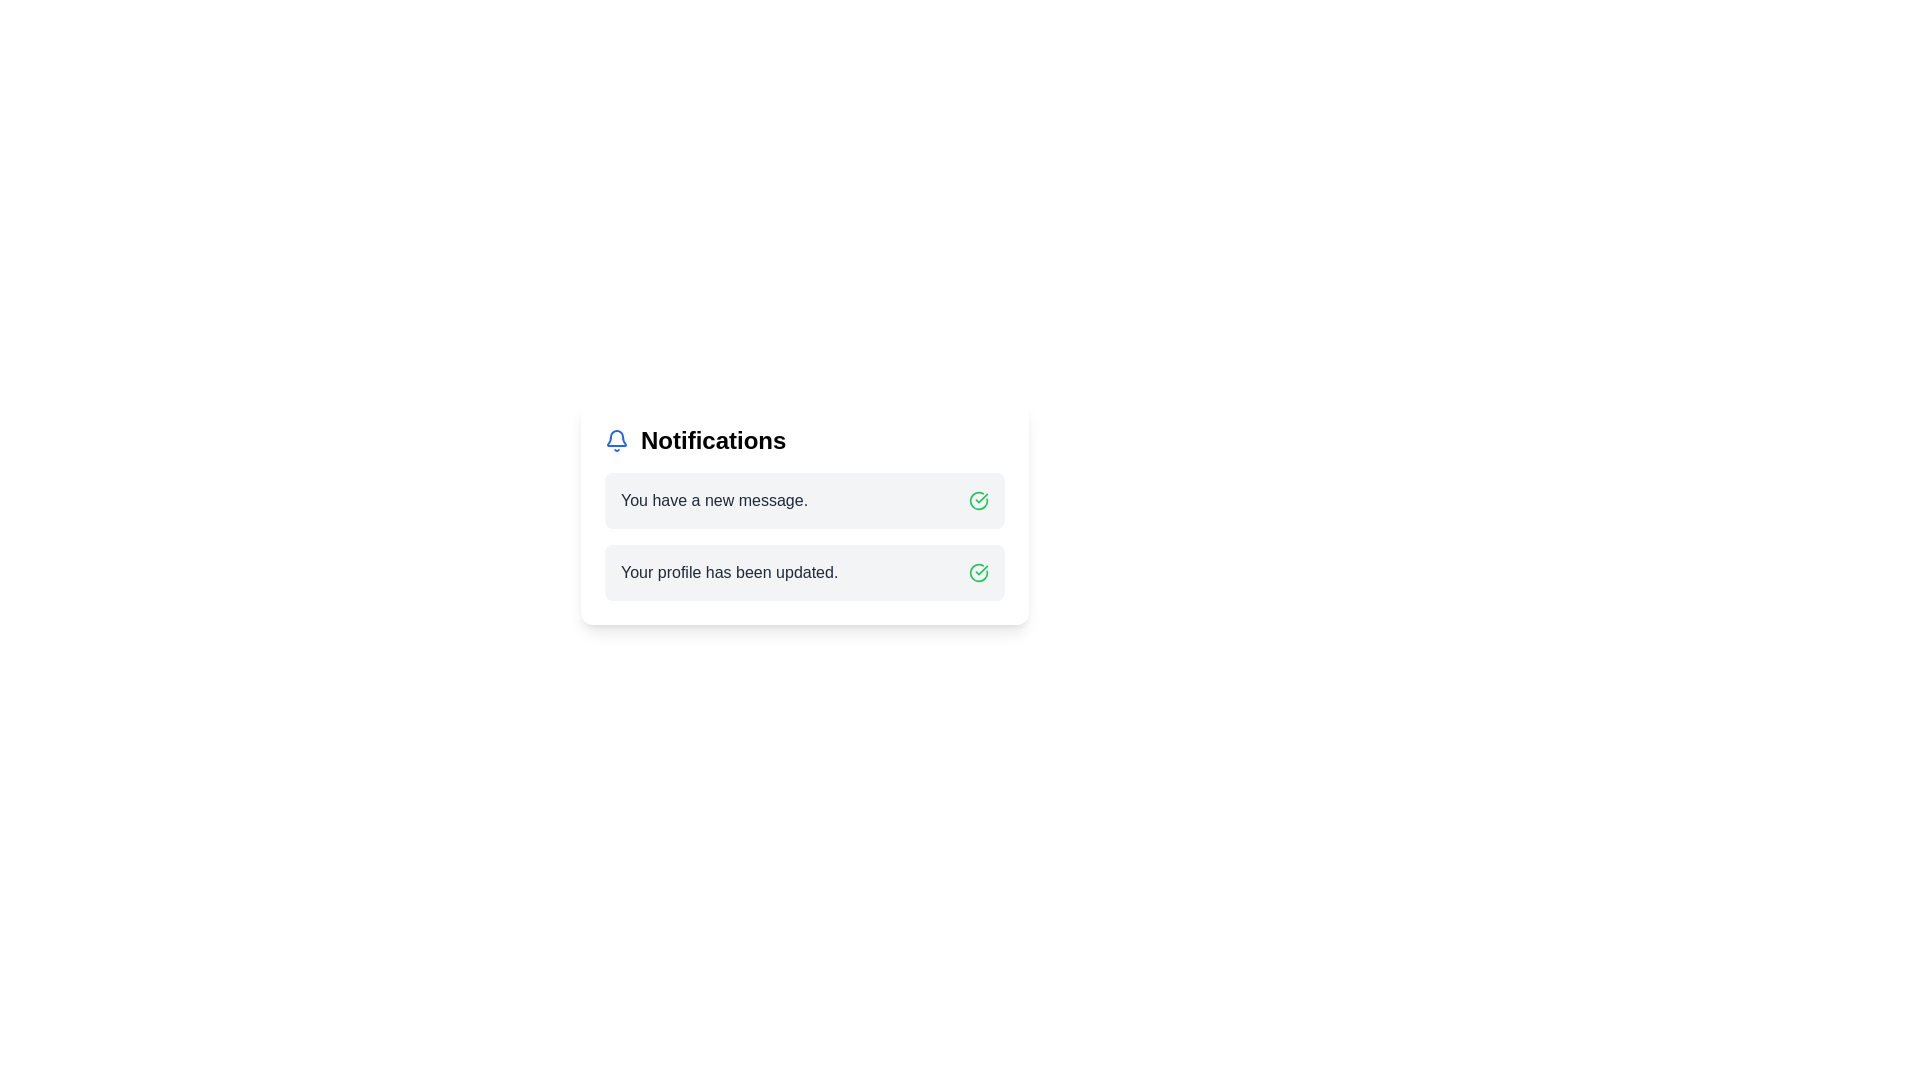 The image size is (1920, 1080). Describe the element at coordinates (805, 573) in the screenshot. I see `the Notification card that informs the user about their profile update, positioned as the second item in the Notifications list` at that location.